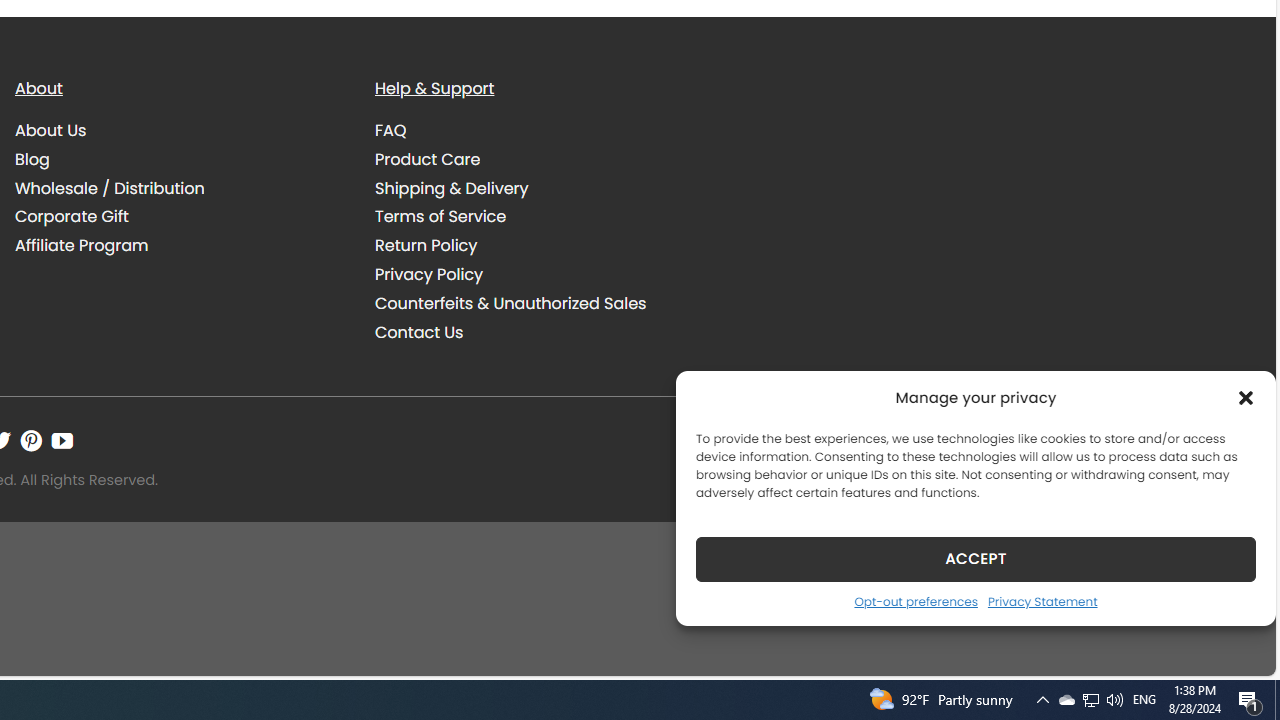 This screenshot has height=720, width=1280. I want to click on 'About Us', so click(51, 131).